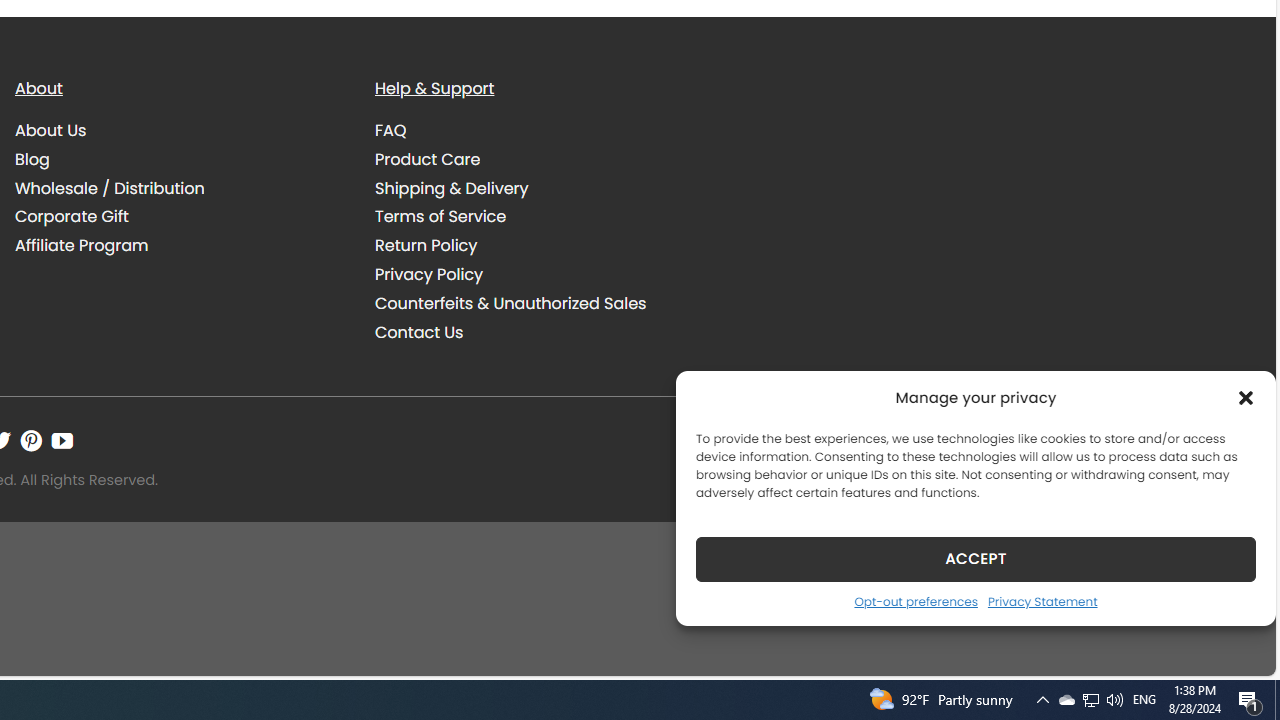 This screenshot has height=720, width=1280. I want to click on 'About Us', so click(51, 131).